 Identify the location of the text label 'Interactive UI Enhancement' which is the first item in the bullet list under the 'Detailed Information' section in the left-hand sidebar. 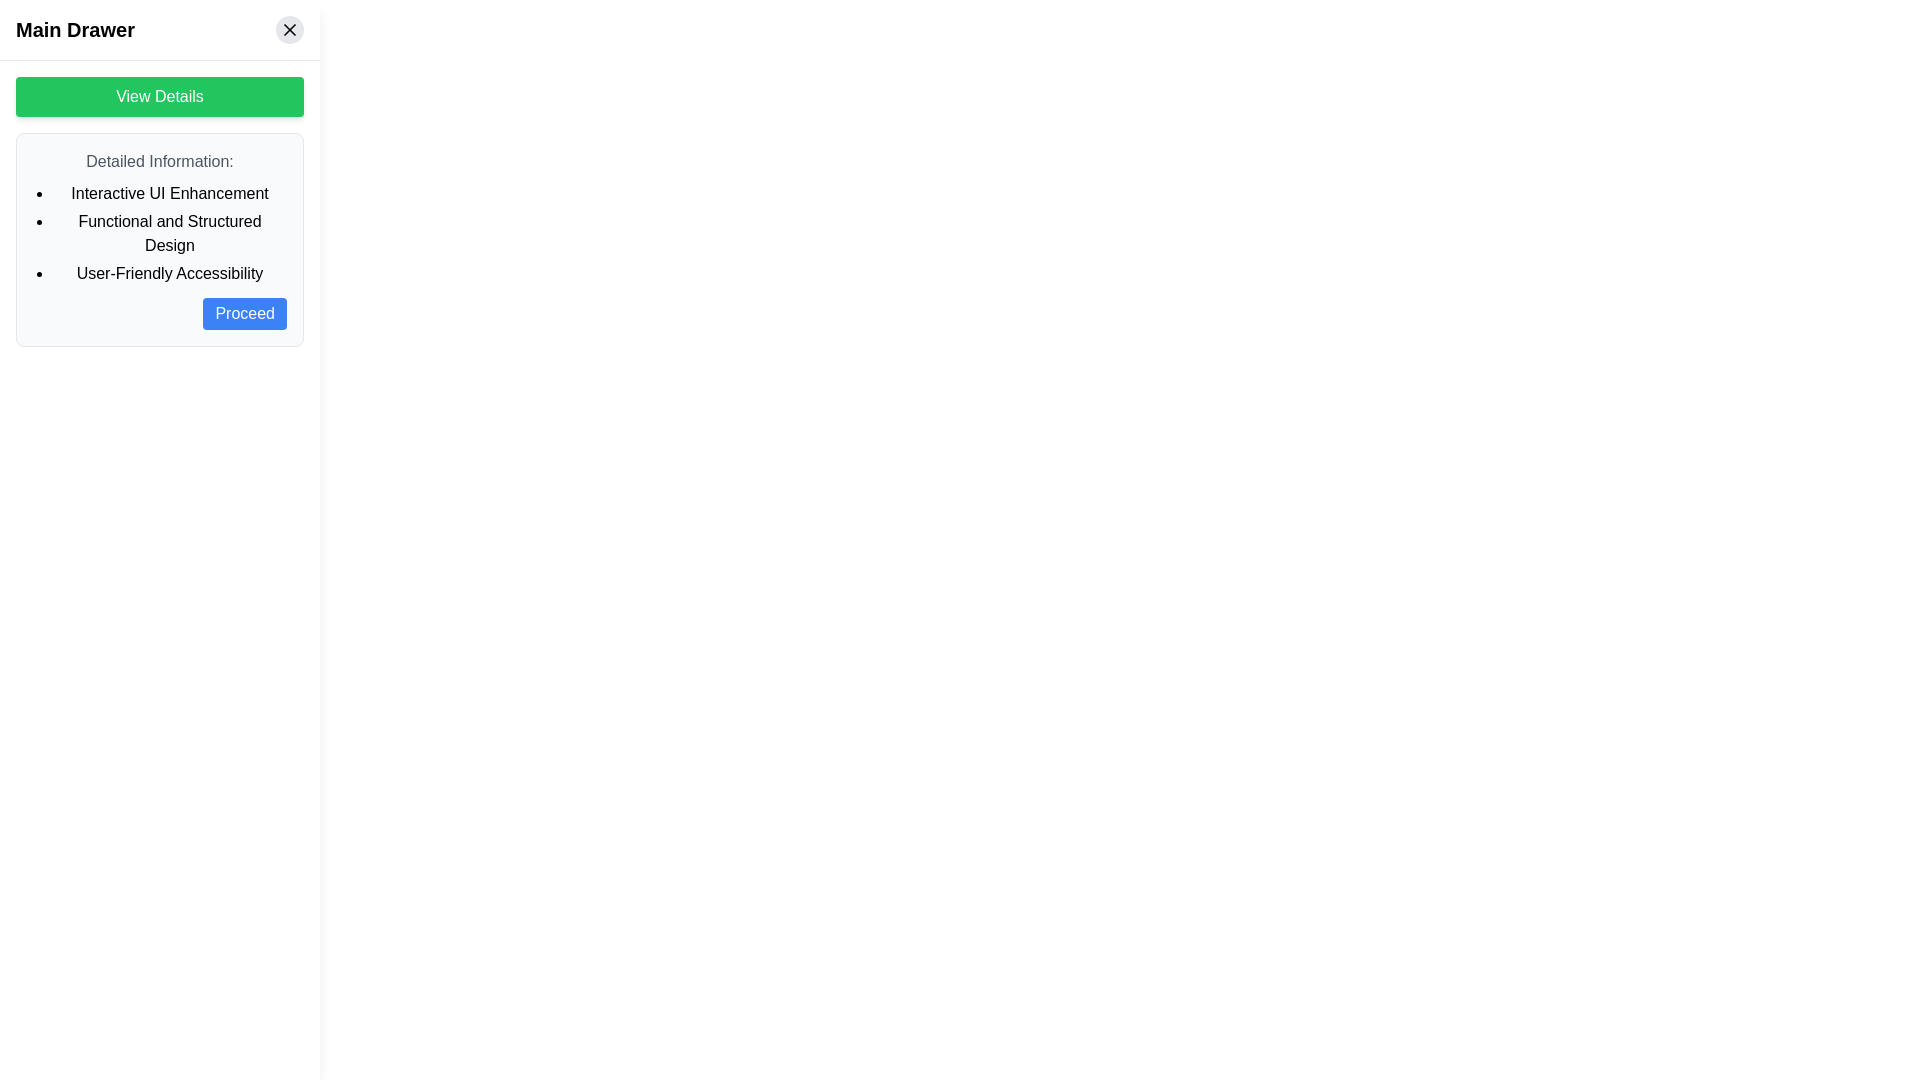
(169, 193).